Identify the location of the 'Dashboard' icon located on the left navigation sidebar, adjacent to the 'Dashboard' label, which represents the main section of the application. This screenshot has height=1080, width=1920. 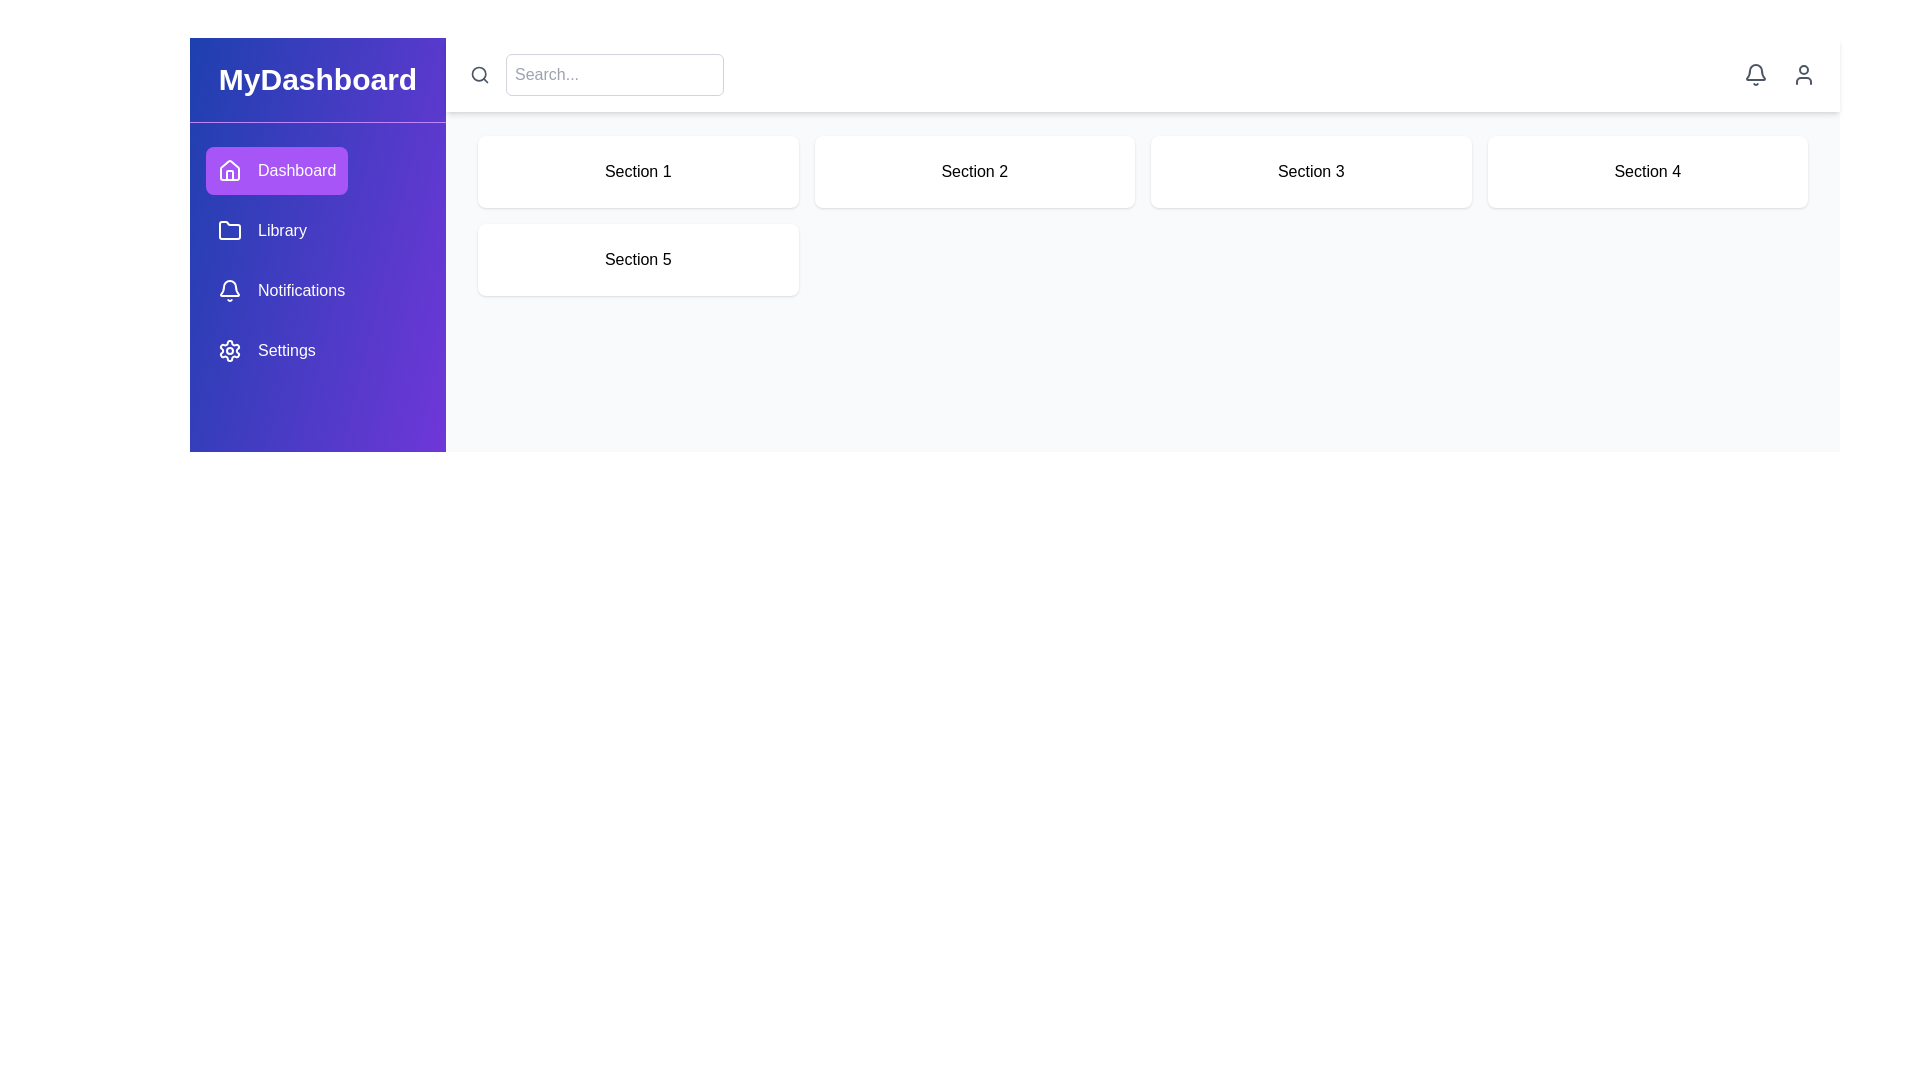
(230, 169).